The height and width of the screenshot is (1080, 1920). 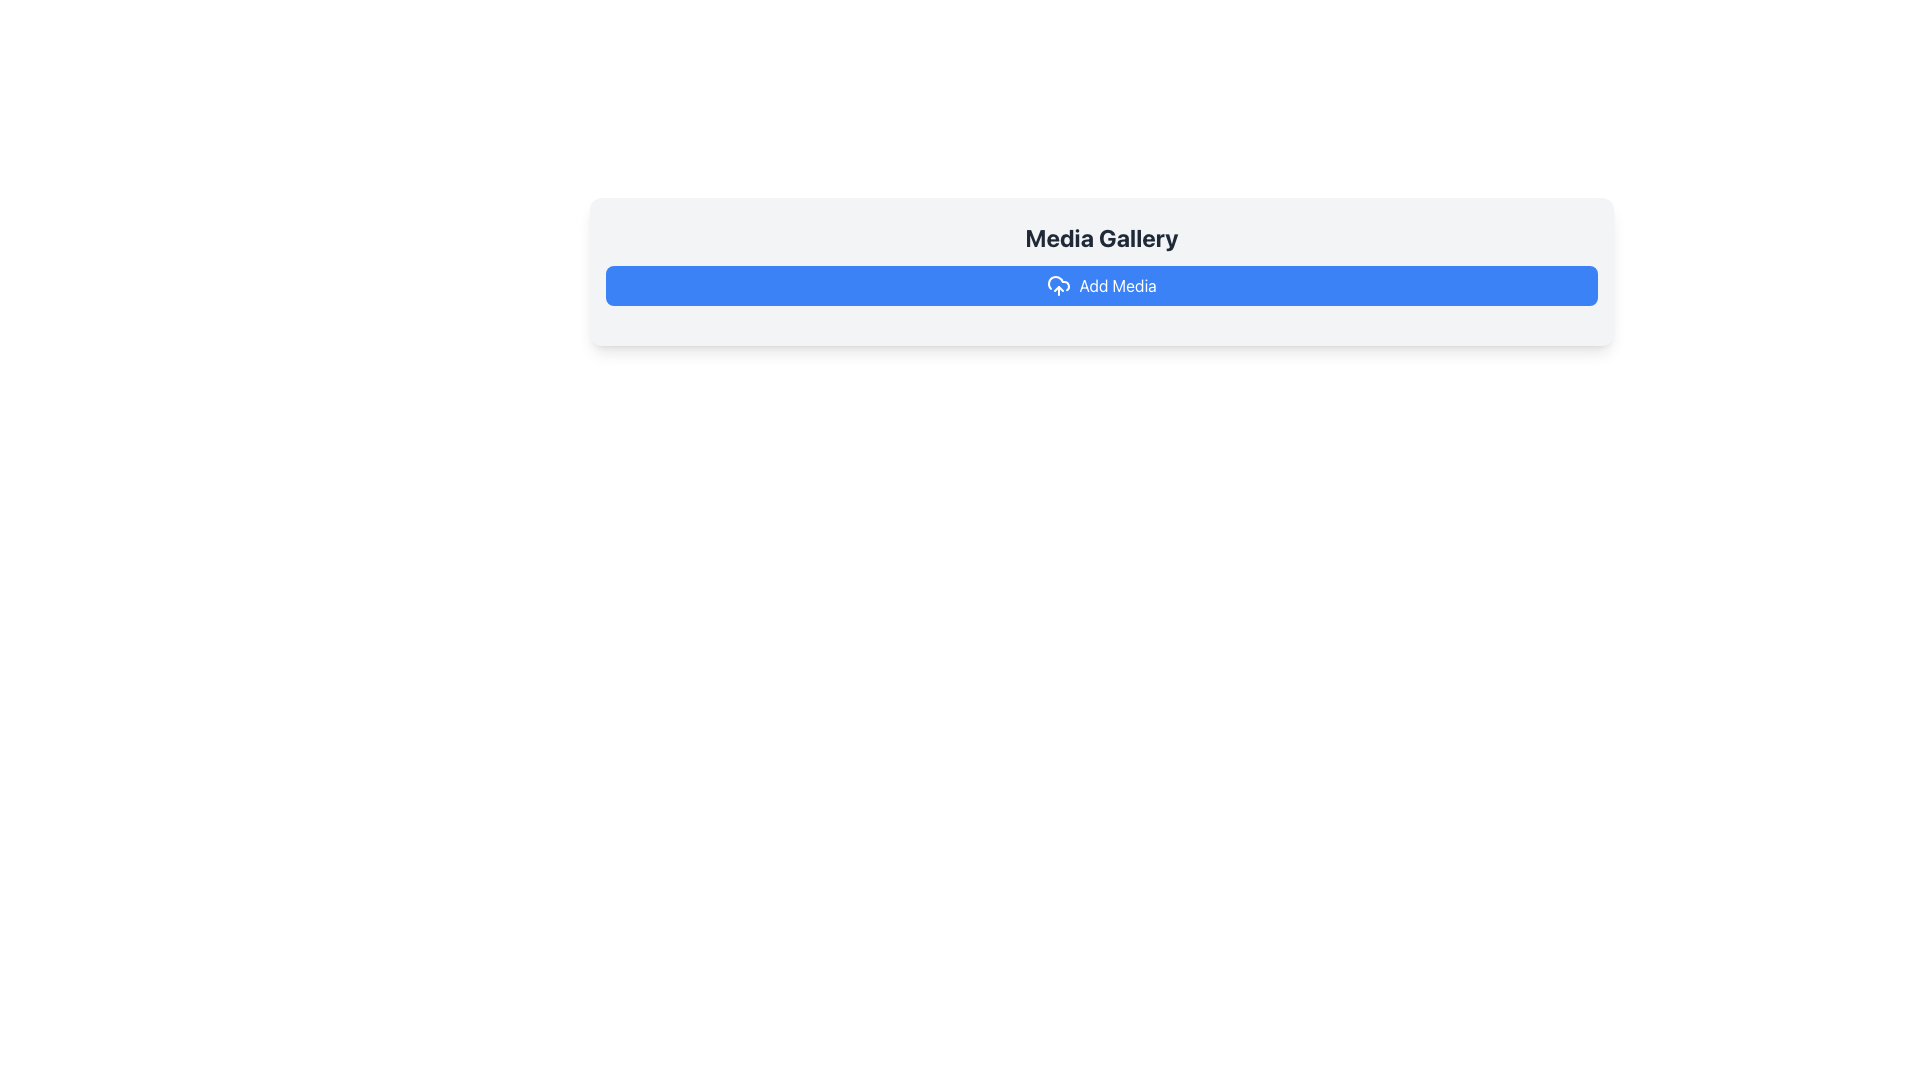 I want to click on the blue rectangular button with rounded corners that has a white upward arrow inside a cloud icon and the text 'Add Media' in bold white font, so click(x=1101, y=285).